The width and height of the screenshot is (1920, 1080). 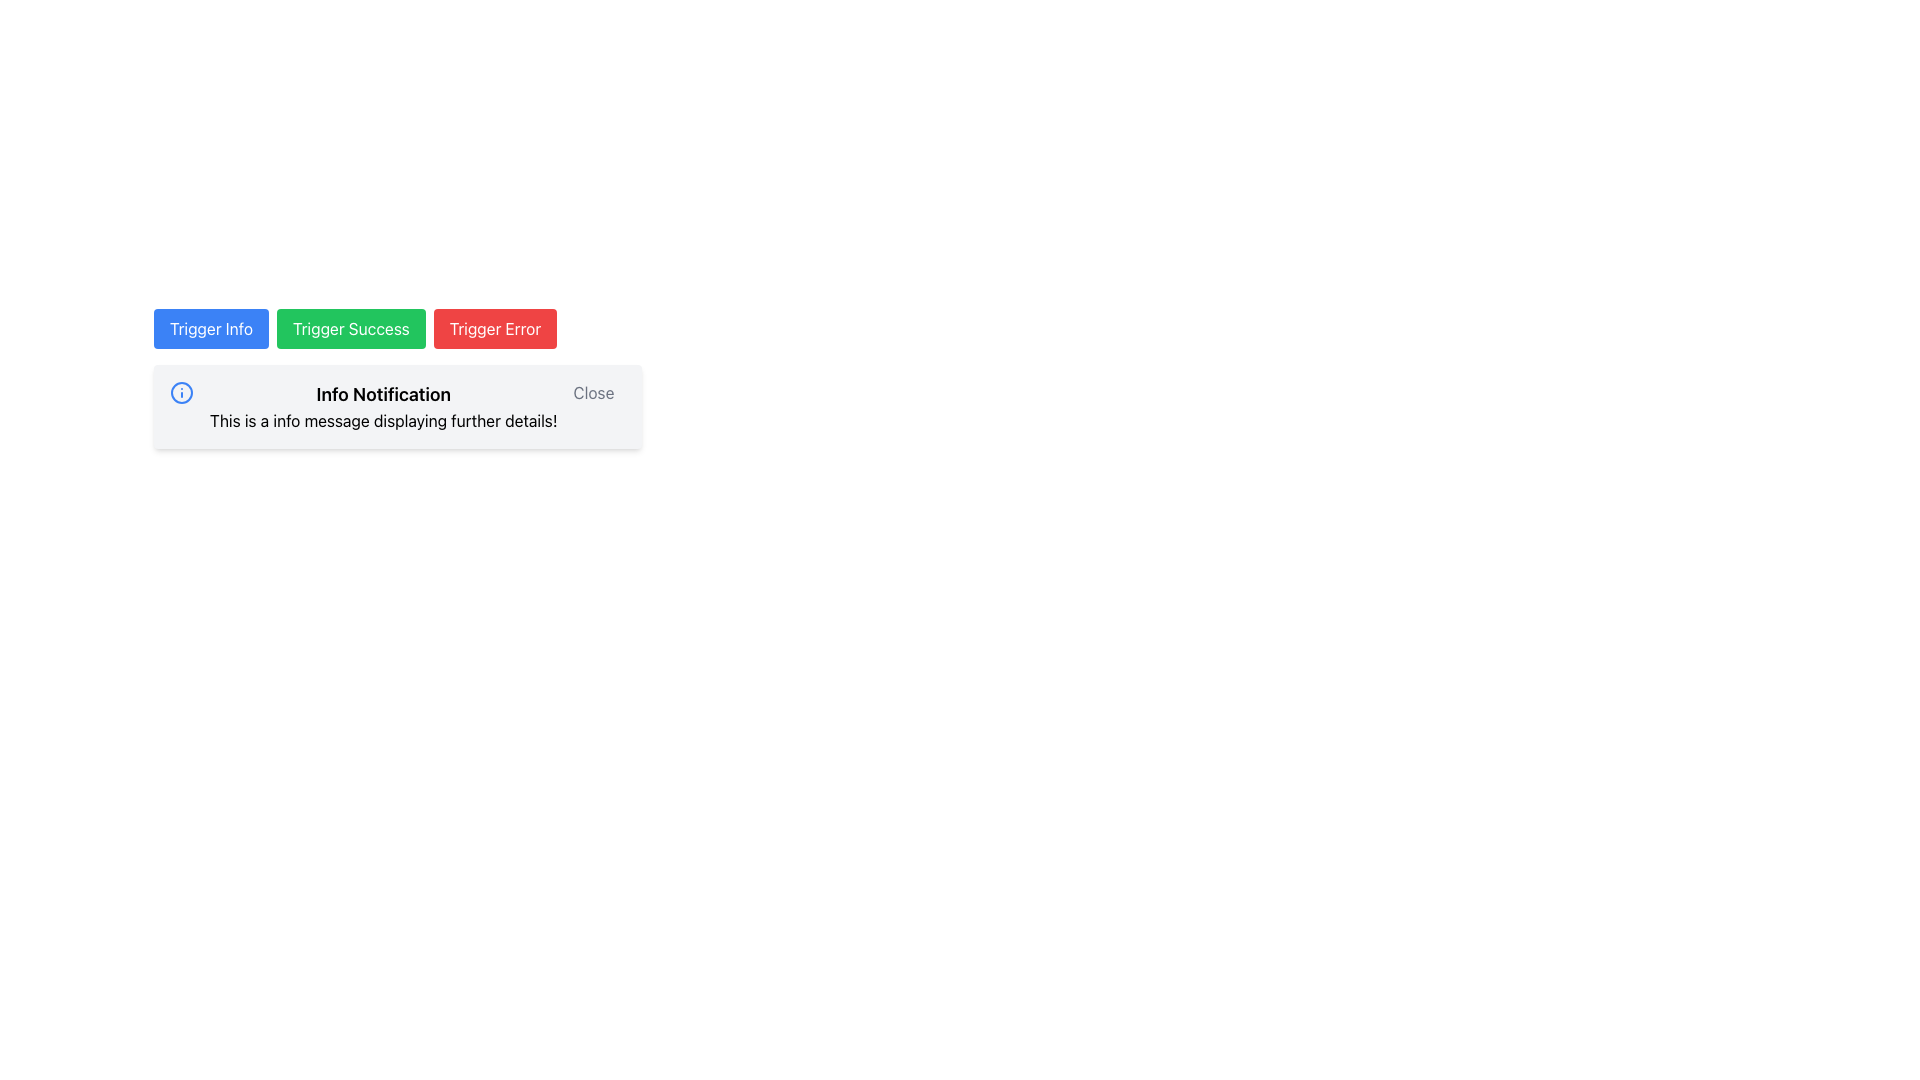 I want to click on the close button located at the rightmost side of the notification box to change its text color, so click(x=592, y=393).